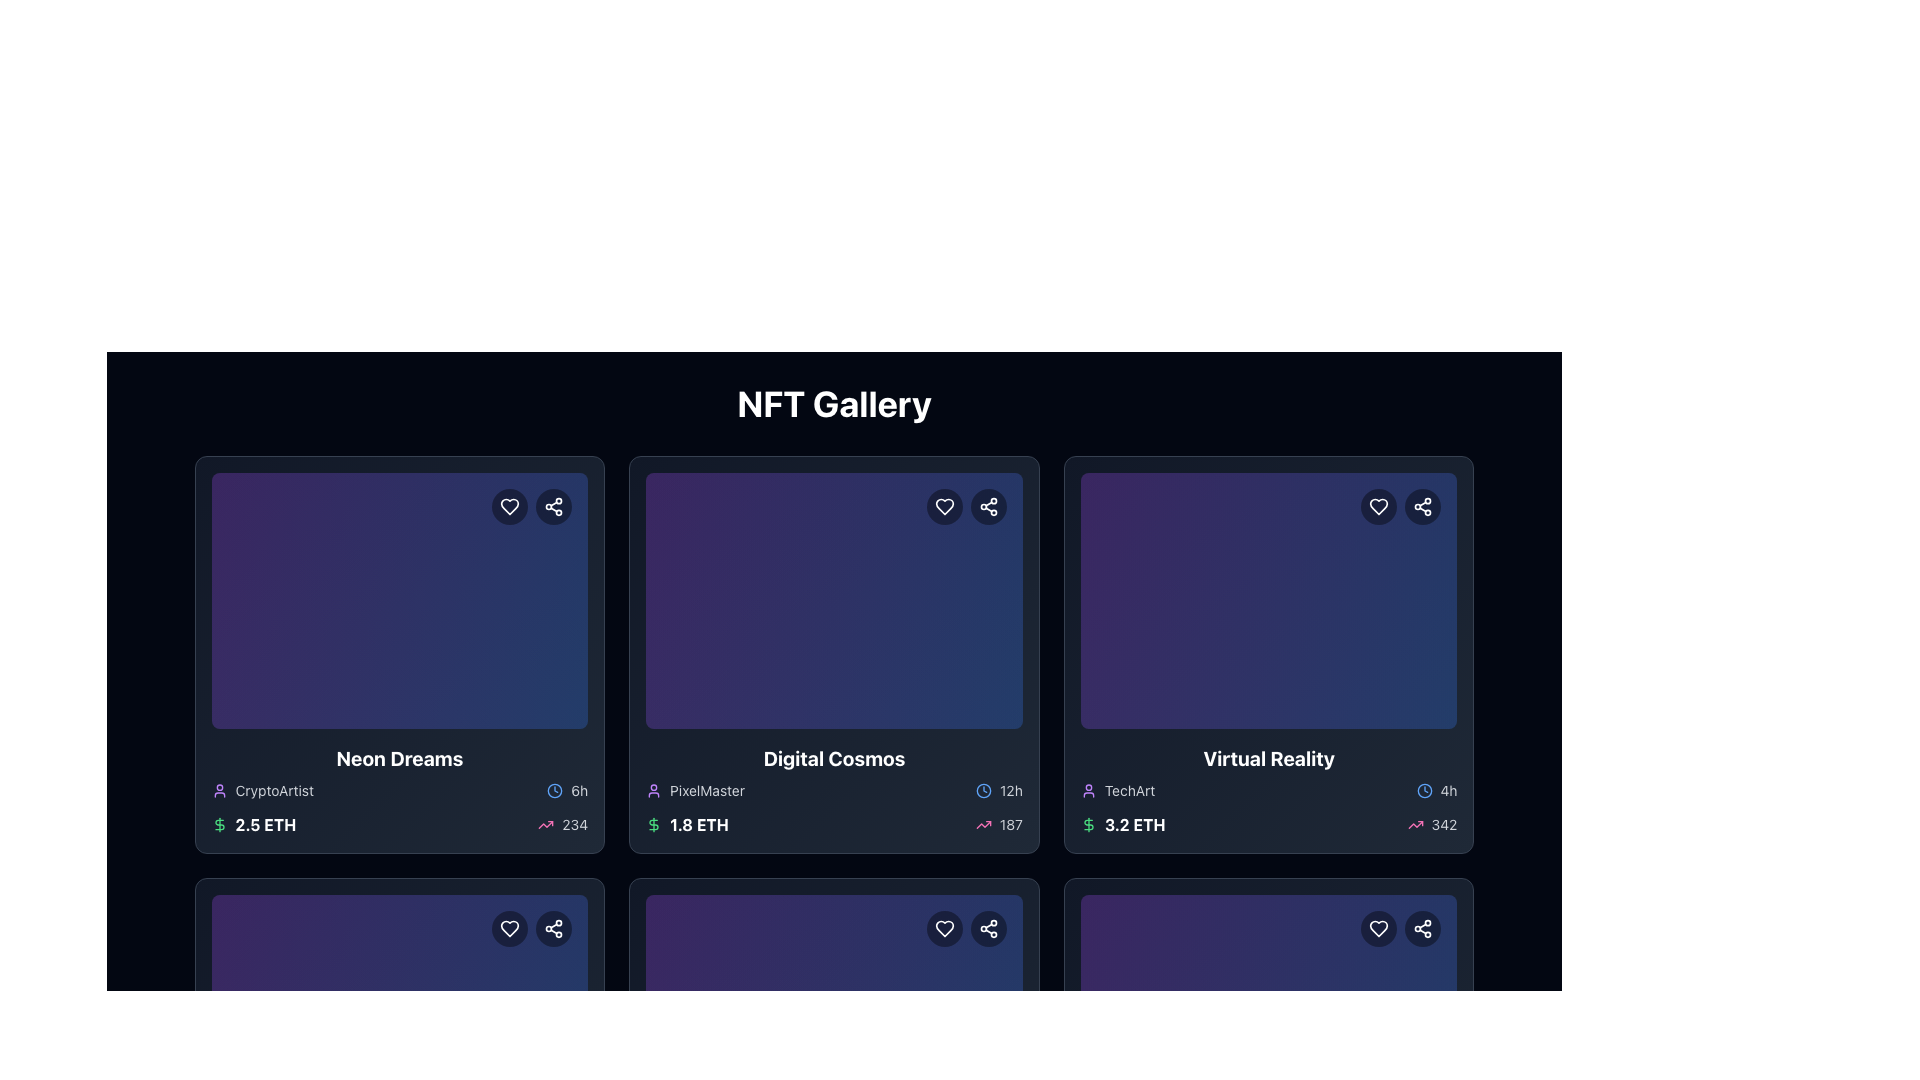  Describe the element at coordinates (219, 789) in the screenshot. I see `the purple user silhouette icon adjacent to the text 'CryptoArtist' in the metadata section below the media card labeled 'Neon Dreams'` at that location.